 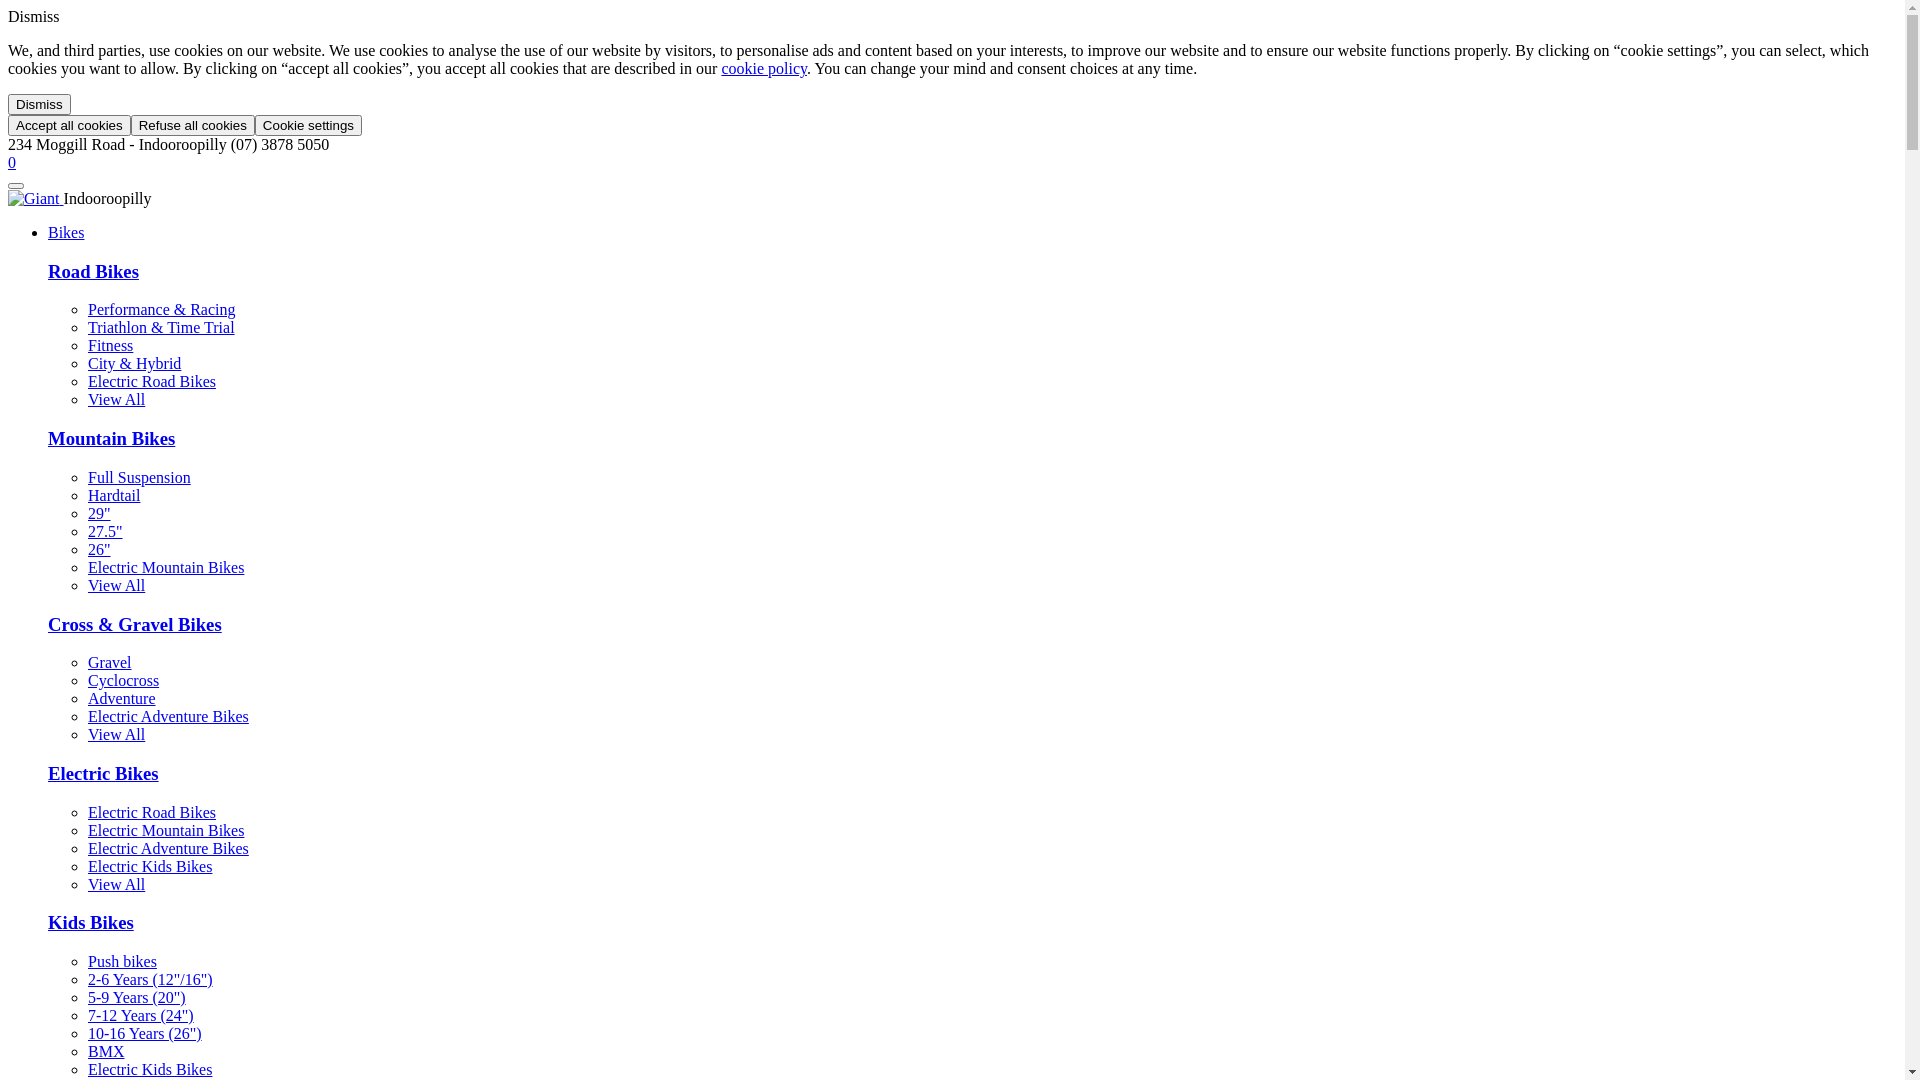 I want to click on 'Dismiss', so click(x=8, y=104).